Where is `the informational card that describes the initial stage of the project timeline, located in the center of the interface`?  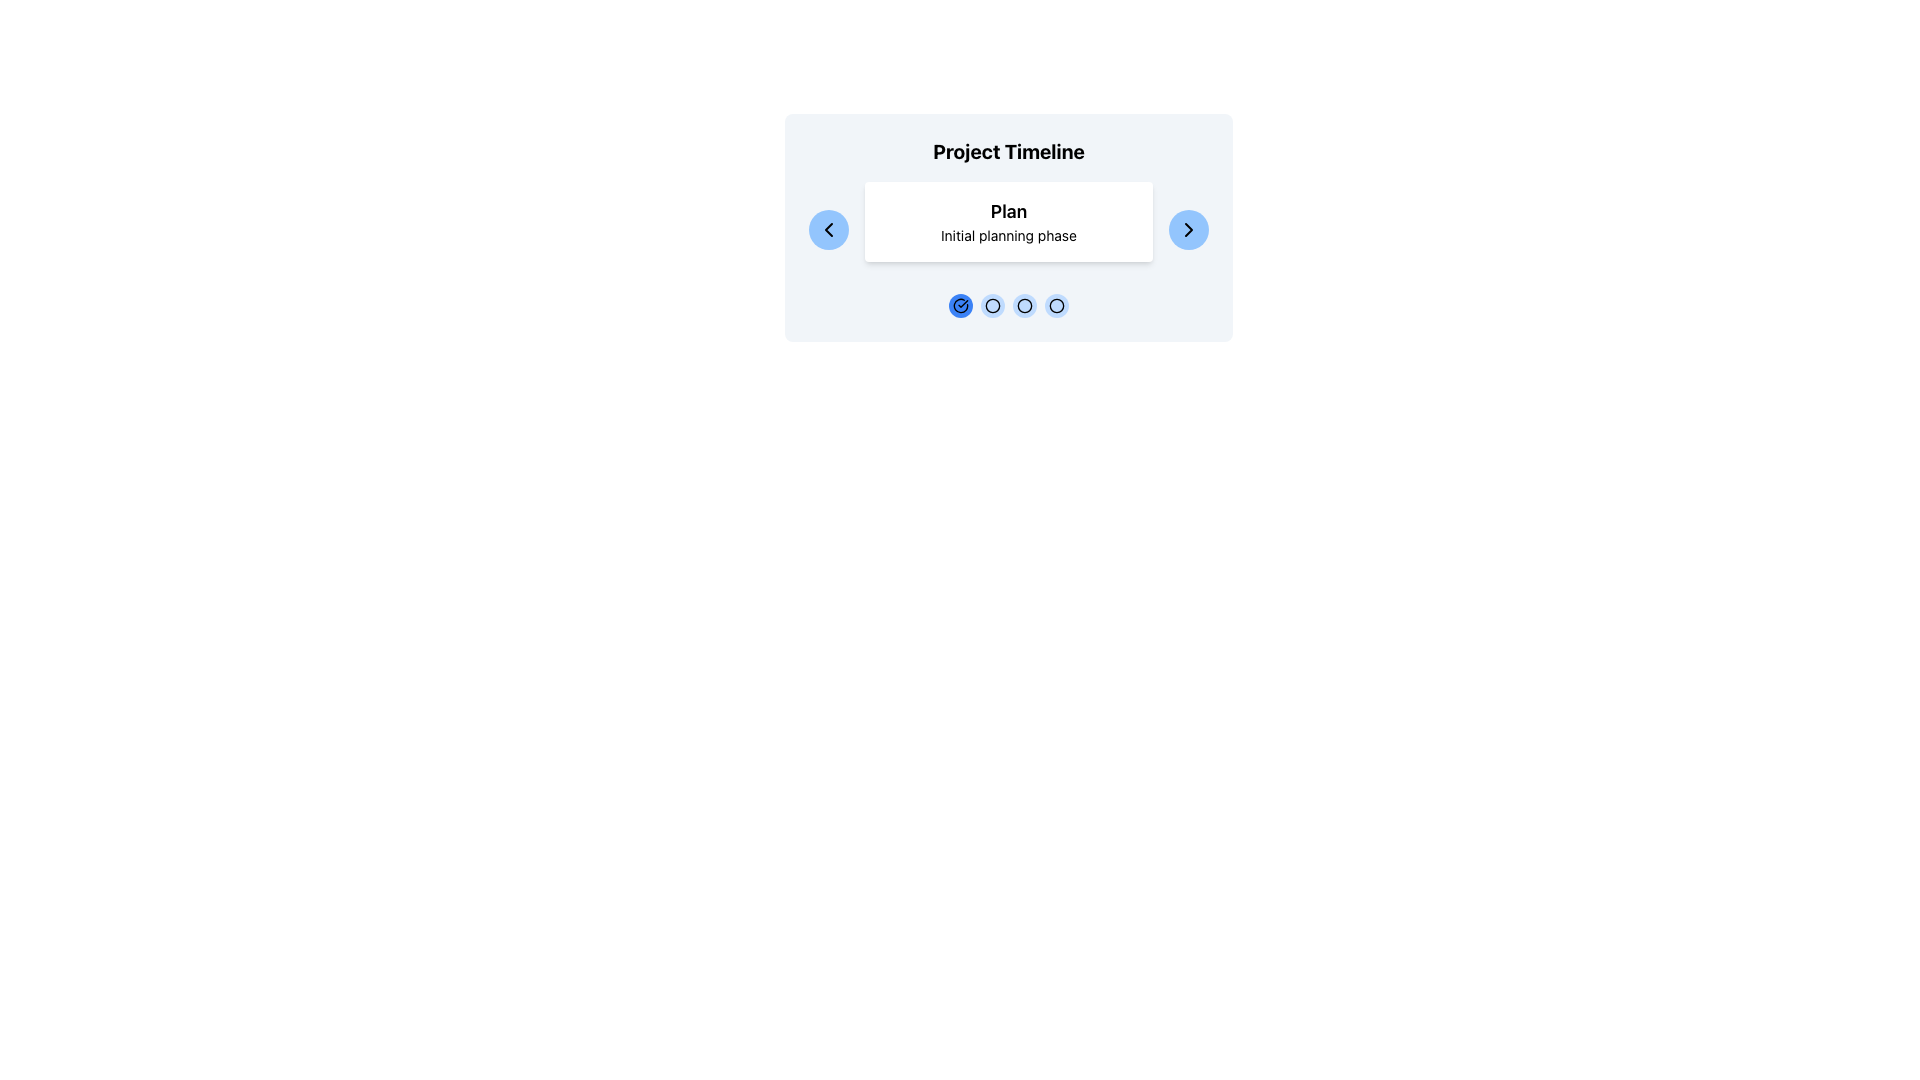 the informational card that describes the initial stage of the project timeline, located in the center of the interface is located at coordinates (1008, 222).